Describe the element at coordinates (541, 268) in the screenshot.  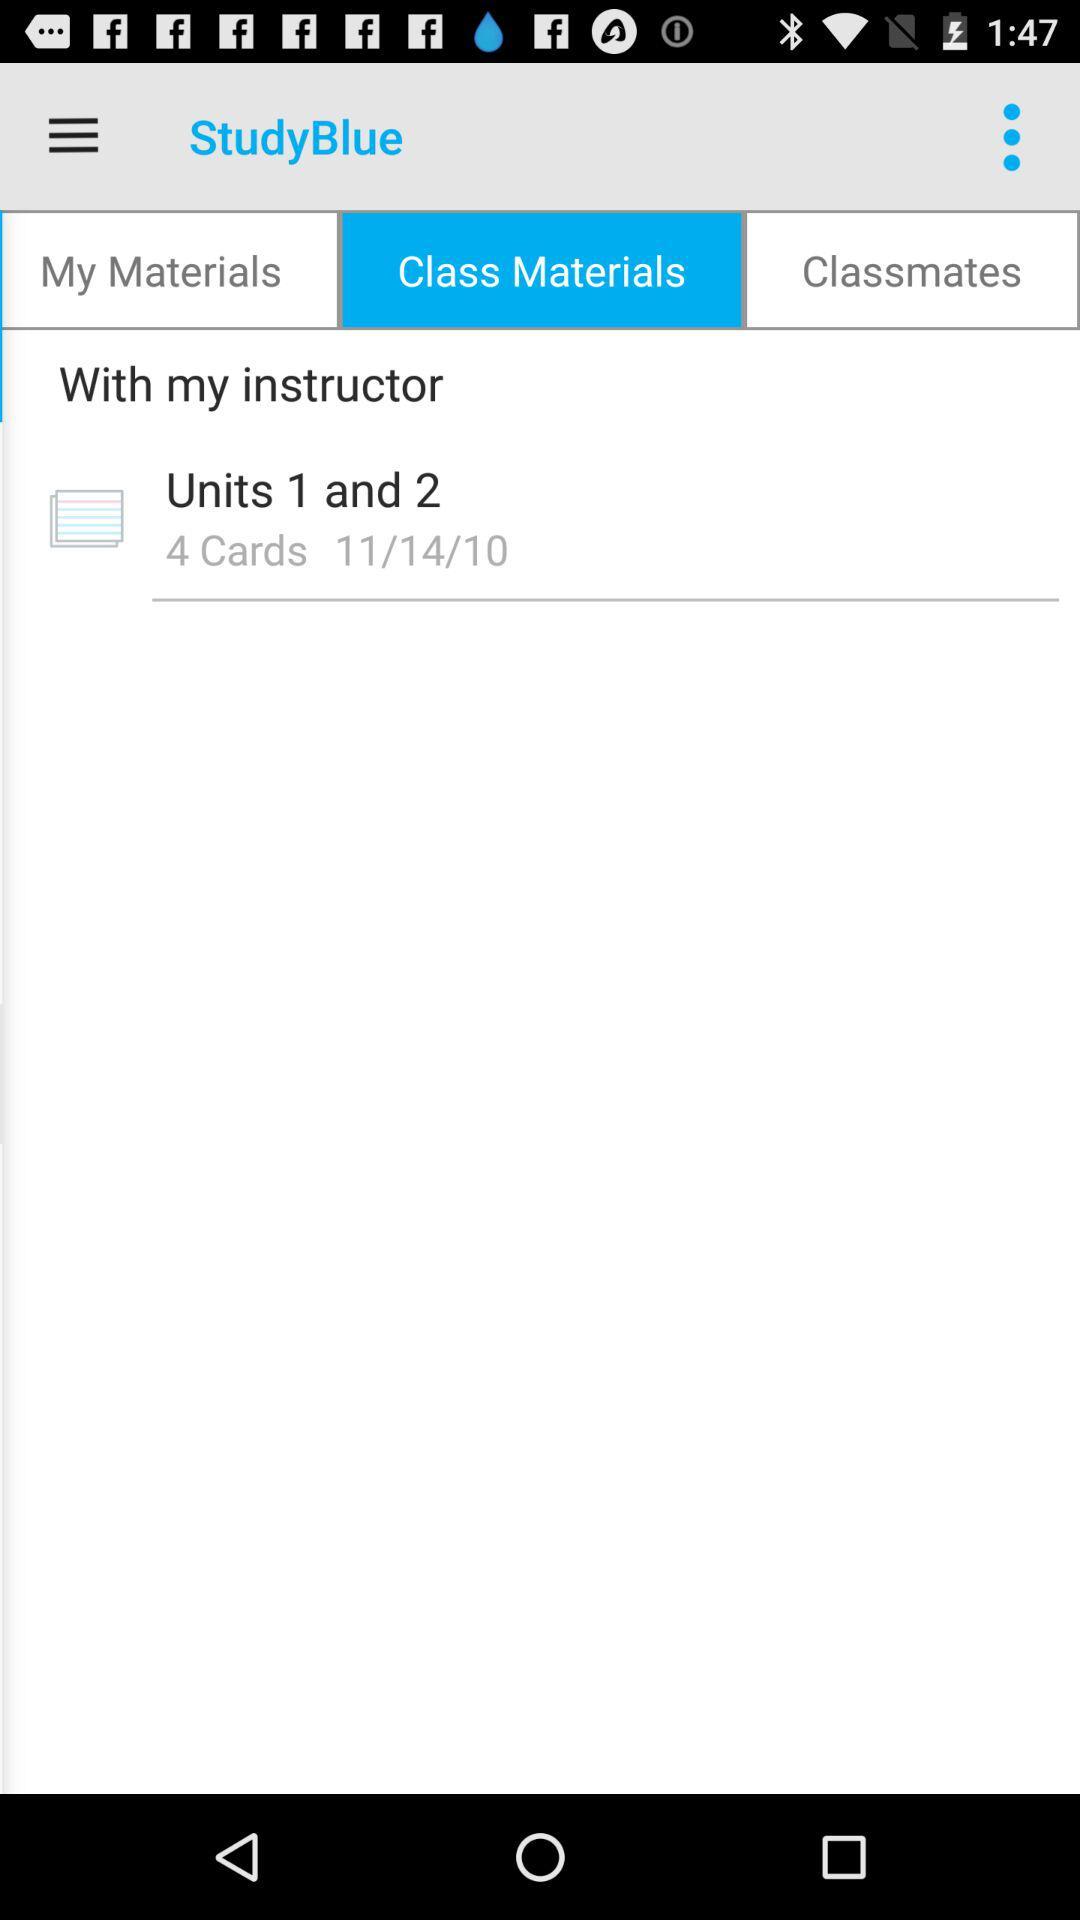
I see `the icon next to the classmates` at that location.